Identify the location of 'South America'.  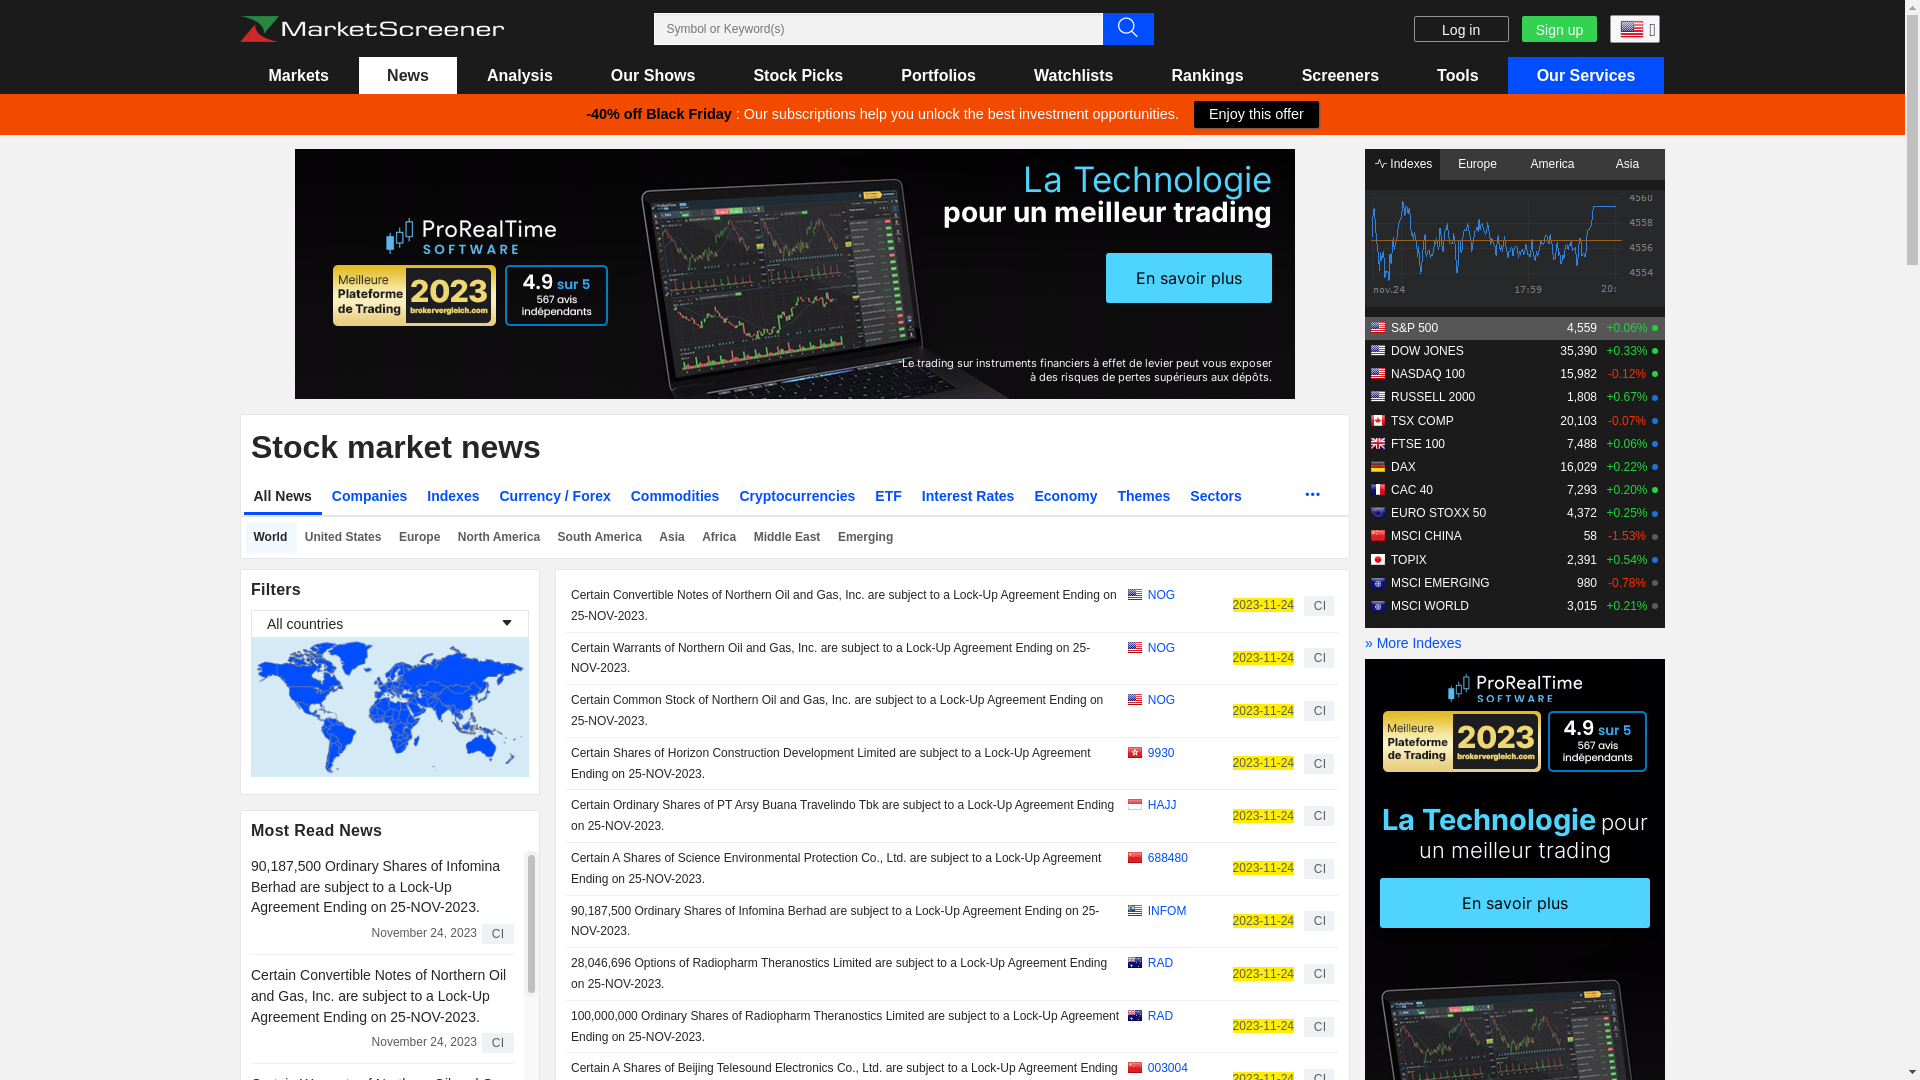
(599, 536).